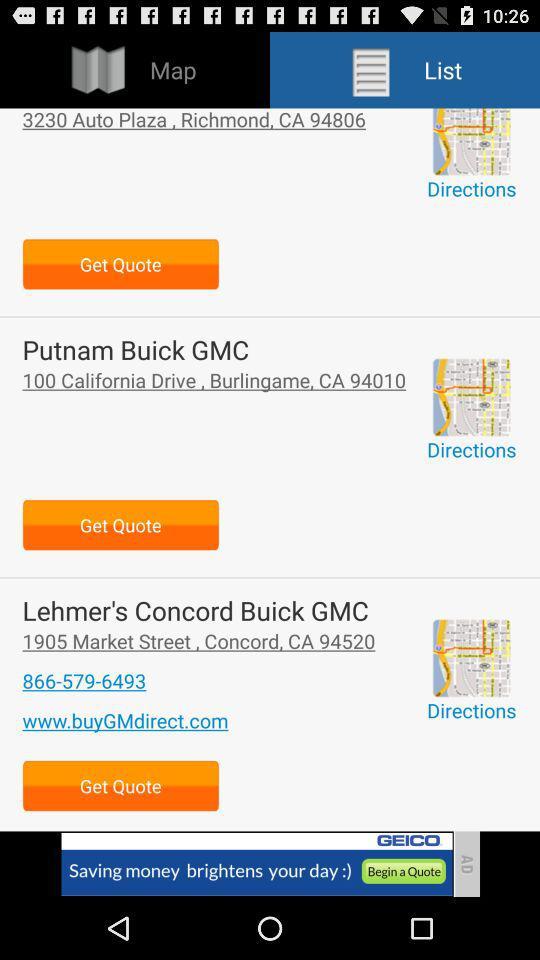 This screenshot has width=540, height=960. Describe the element at coordinates (471, 396) in the screenshot. I see `direction` at that location.